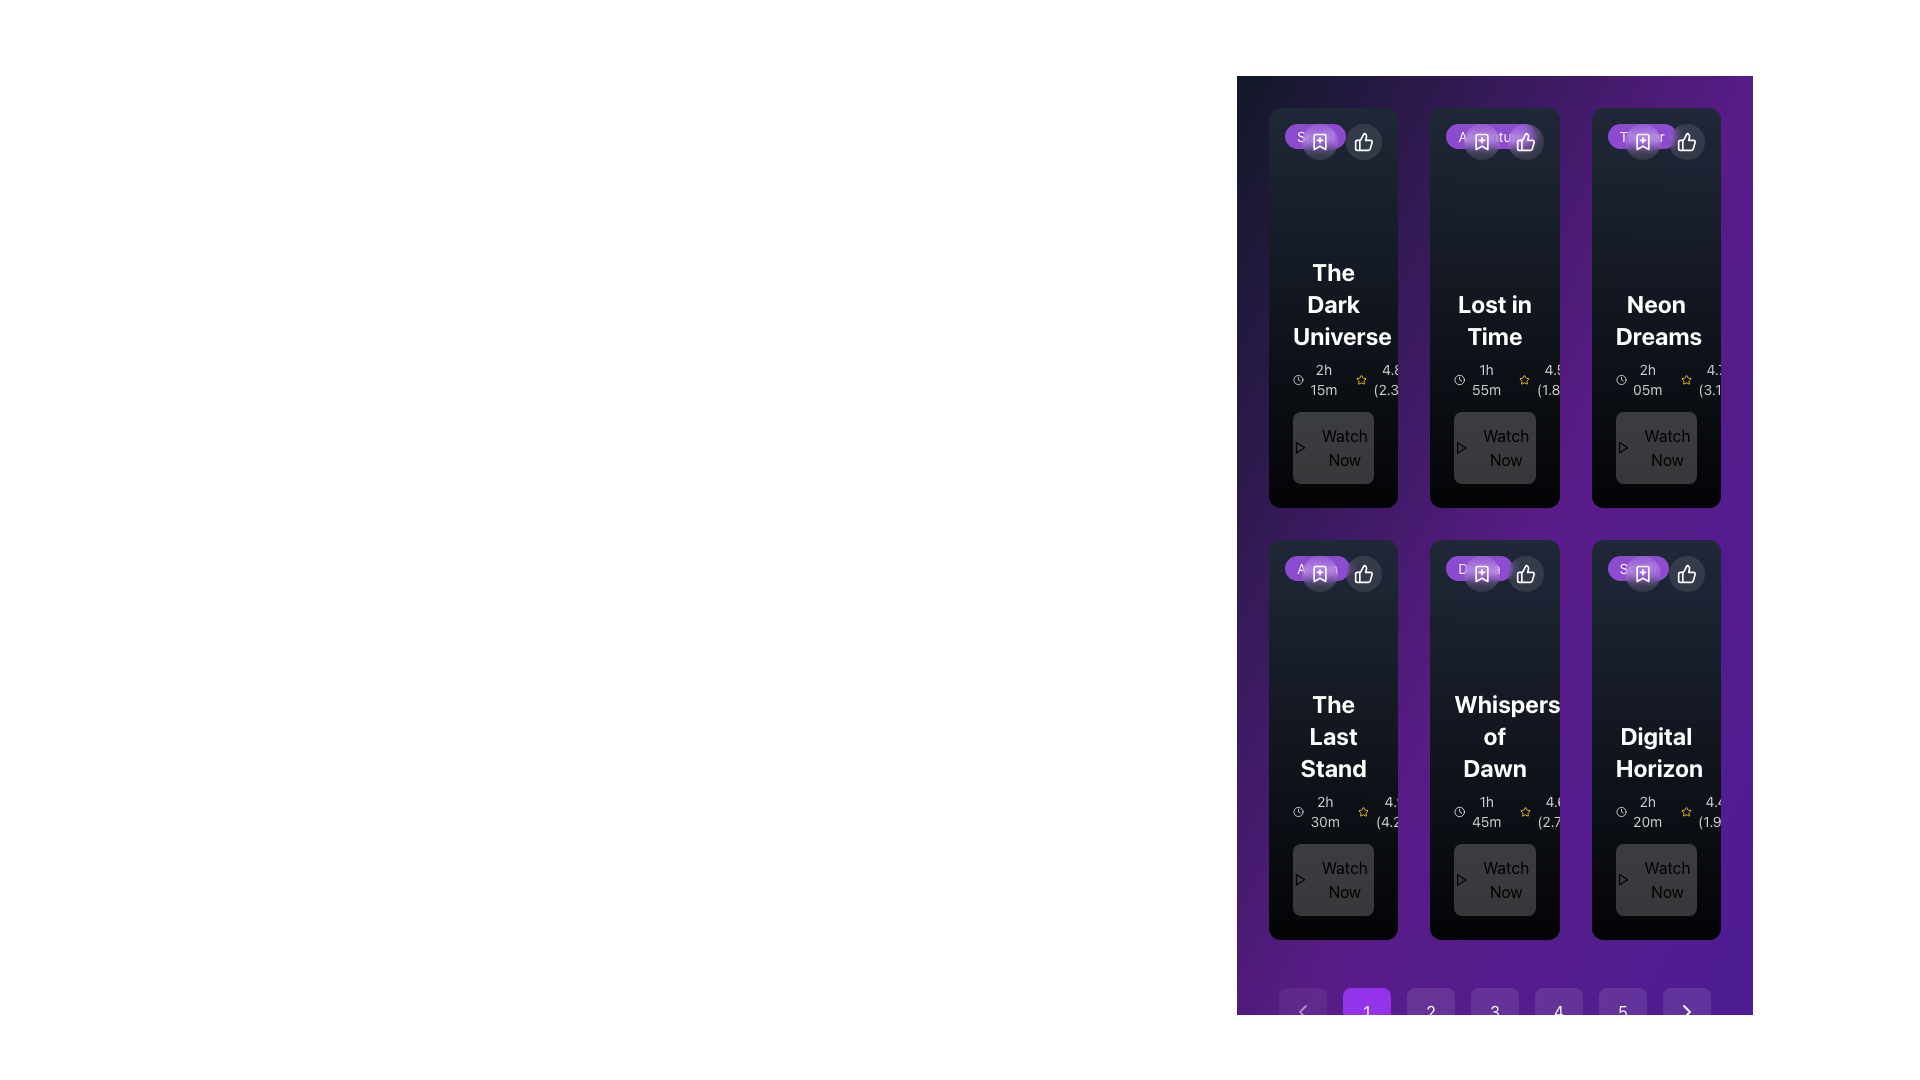  Describe the element at coordinates (1481, 141) in the screenshot. I see `the bookmark icon button with a '+' symbol, located at the top of the 'Lost in Time' card` at that location.